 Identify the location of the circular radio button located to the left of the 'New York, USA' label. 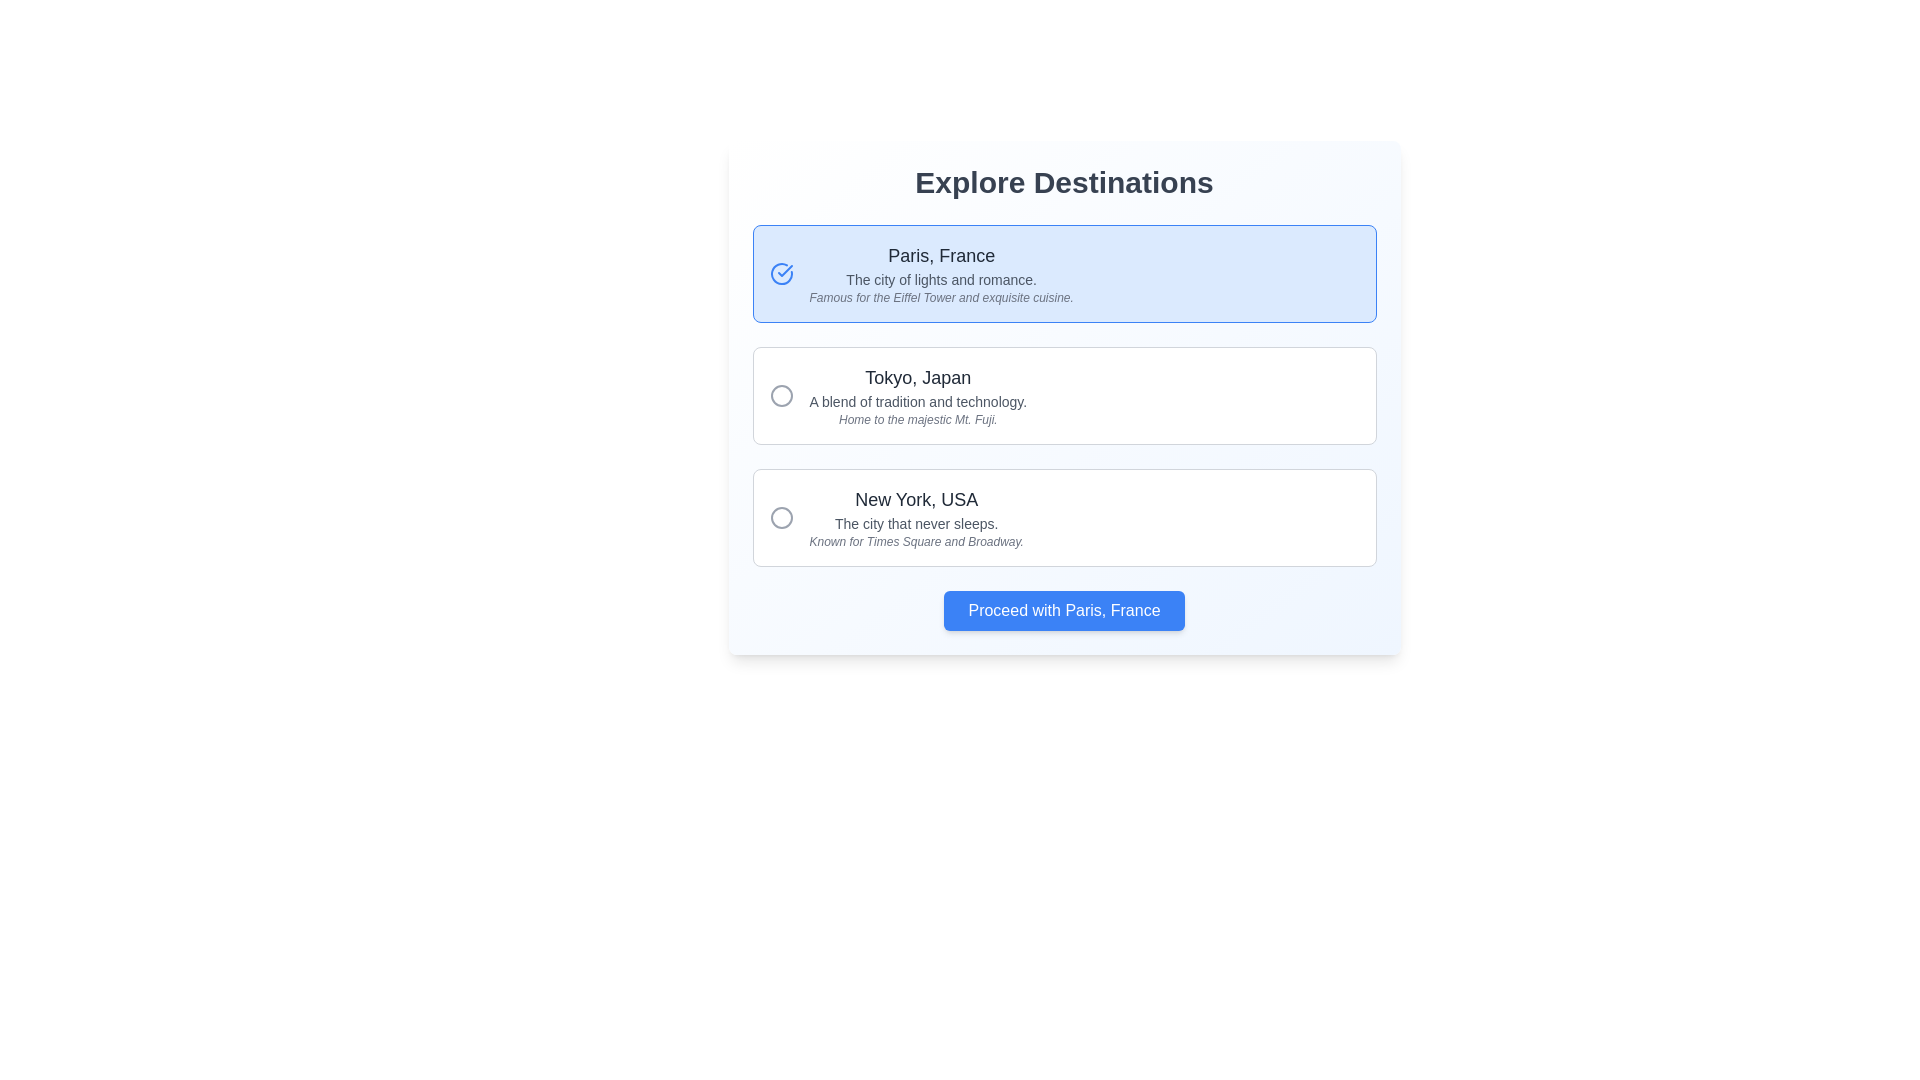
(780, 516).